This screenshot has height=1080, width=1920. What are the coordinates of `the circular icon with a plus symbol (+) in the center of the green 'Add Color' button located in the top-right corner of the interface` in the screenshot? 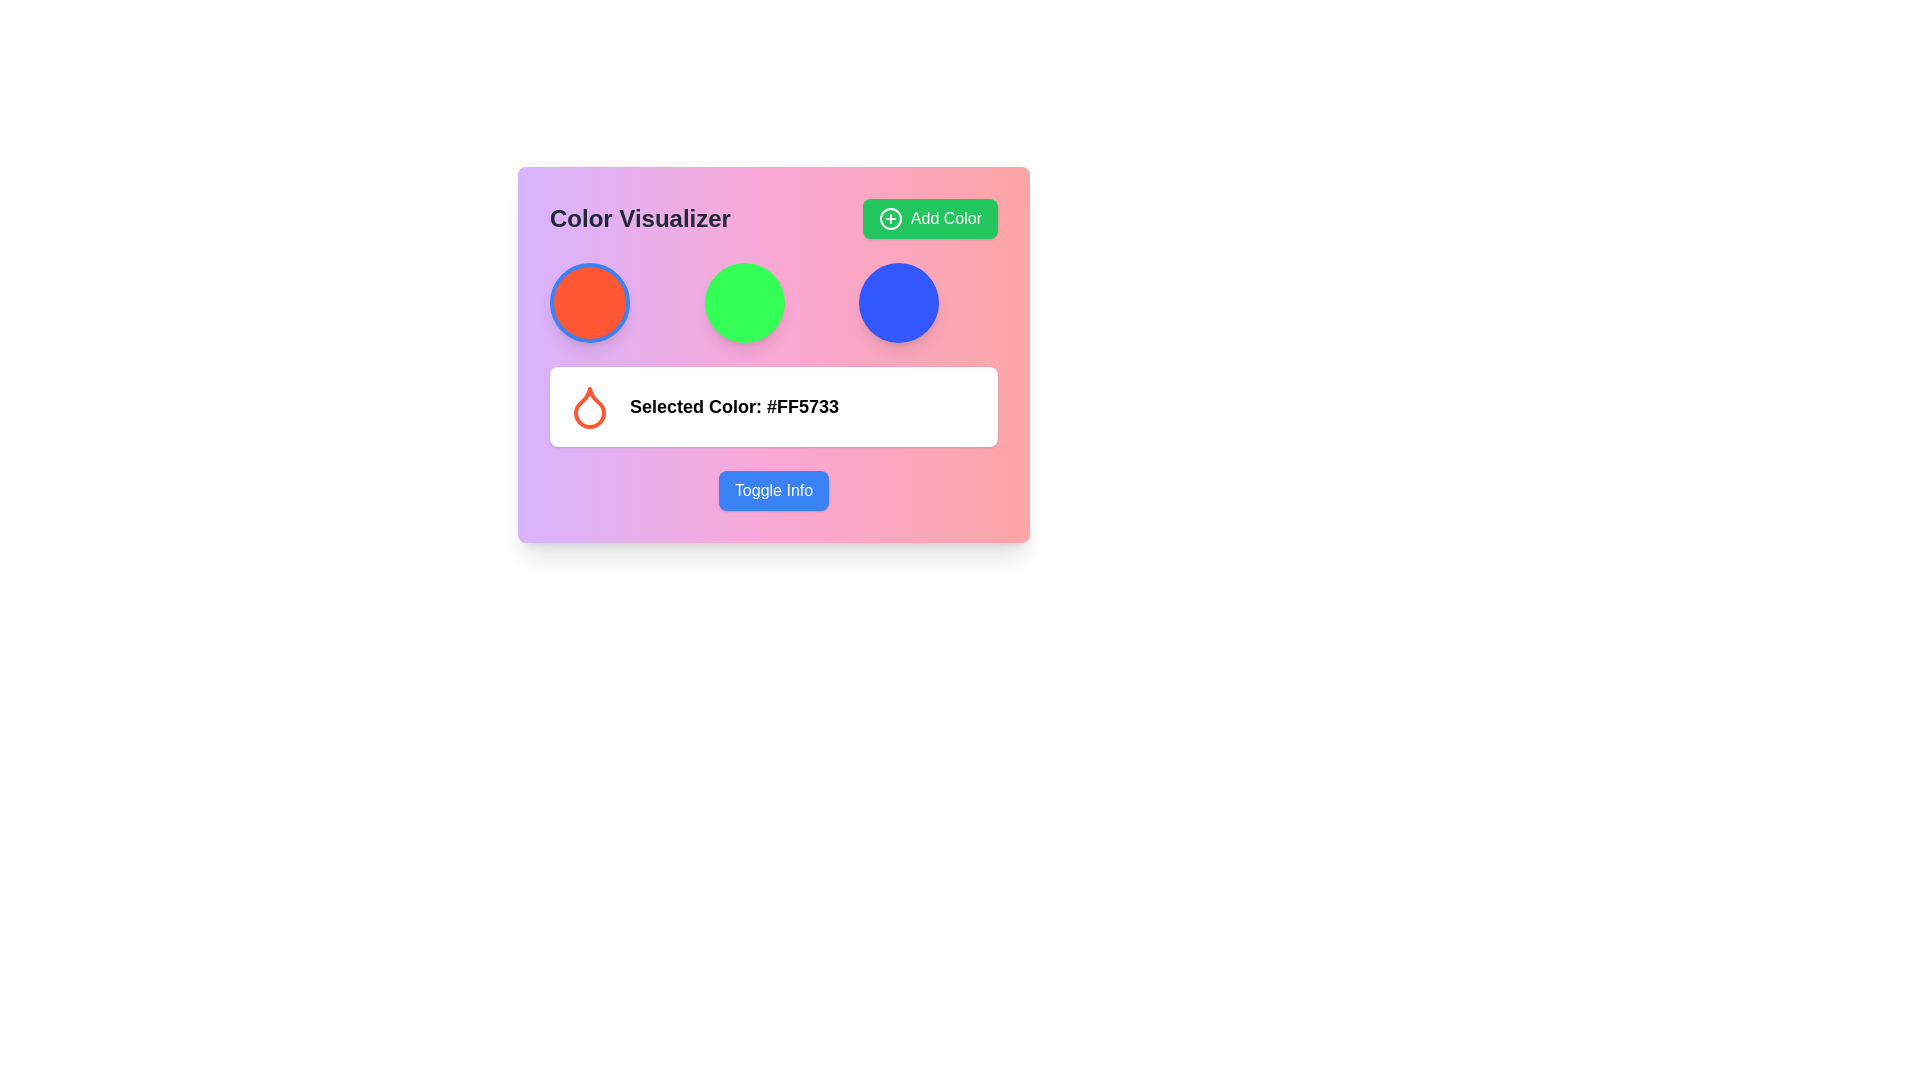 It's located at (889, 219).